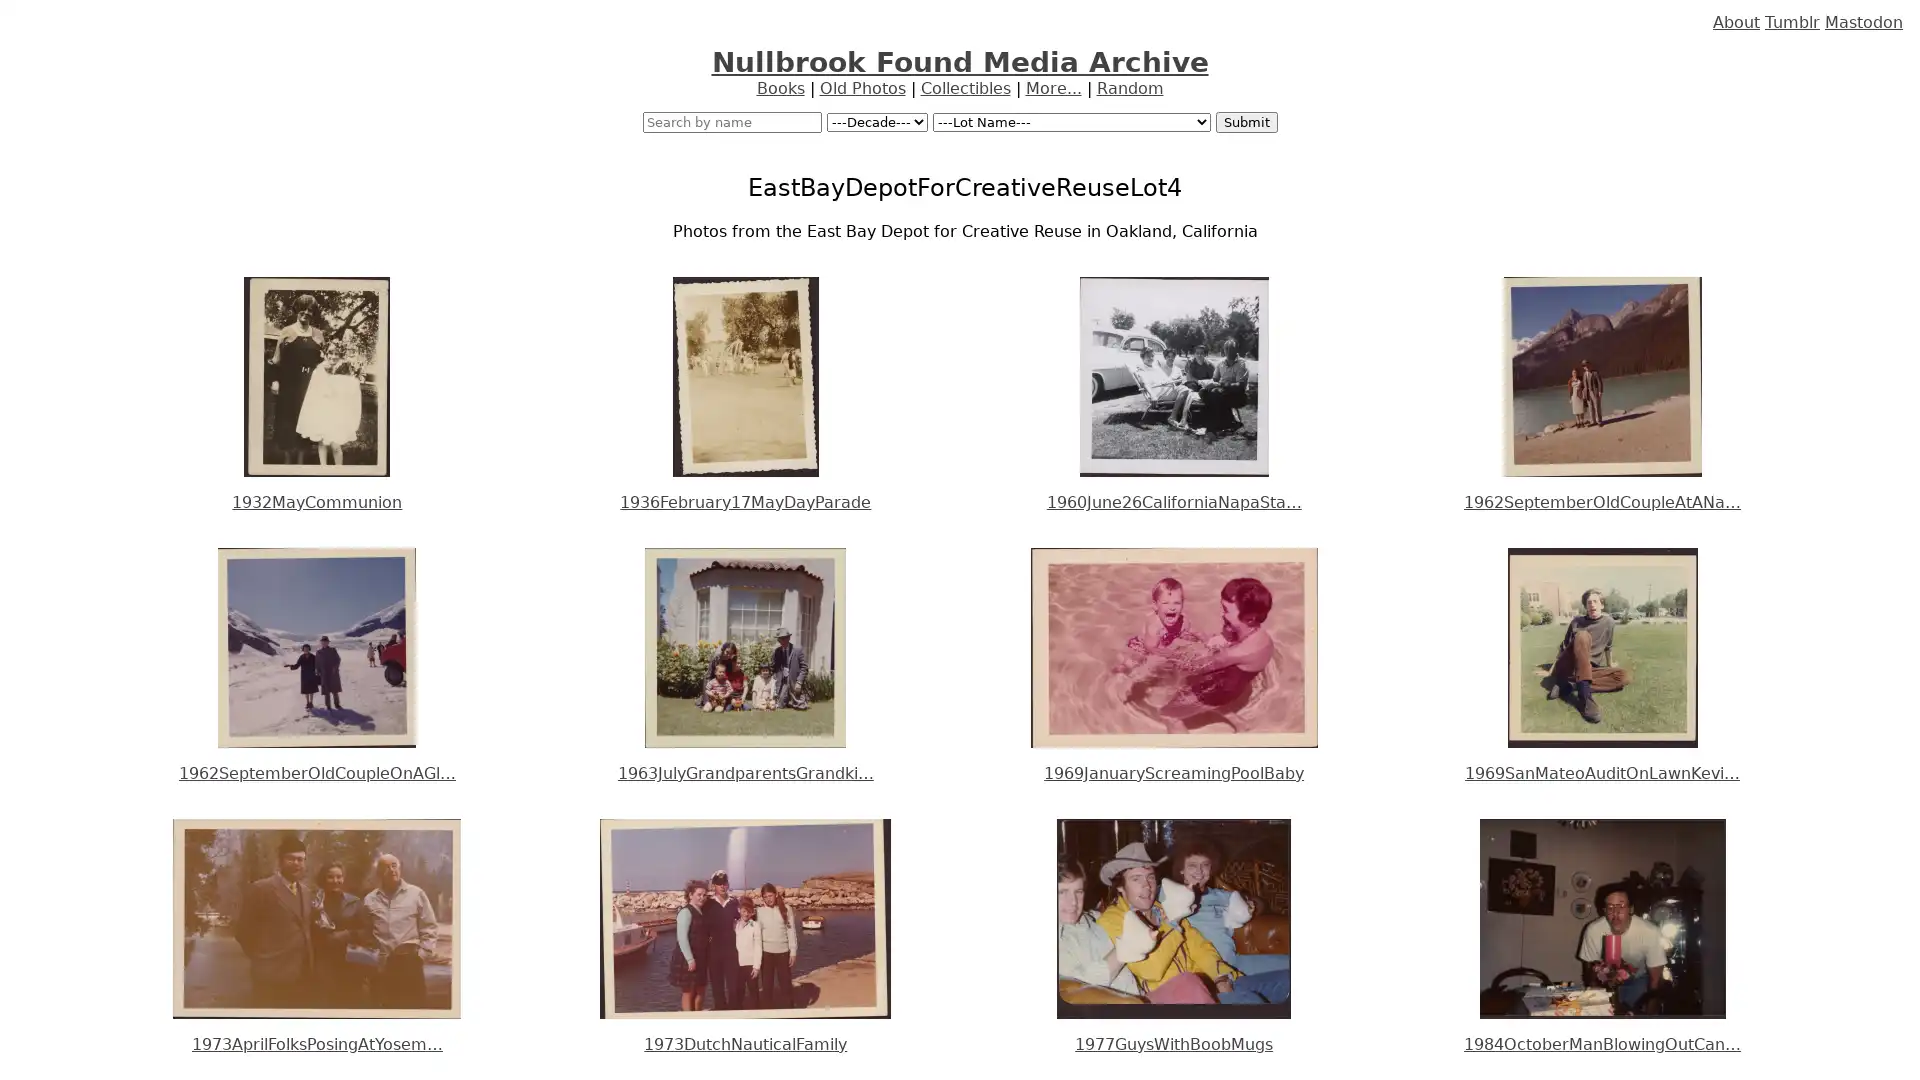  What do you see at coordinates (1245, 122) in the screenshot?
I see `Submit` at bounding box center [1245, 122].